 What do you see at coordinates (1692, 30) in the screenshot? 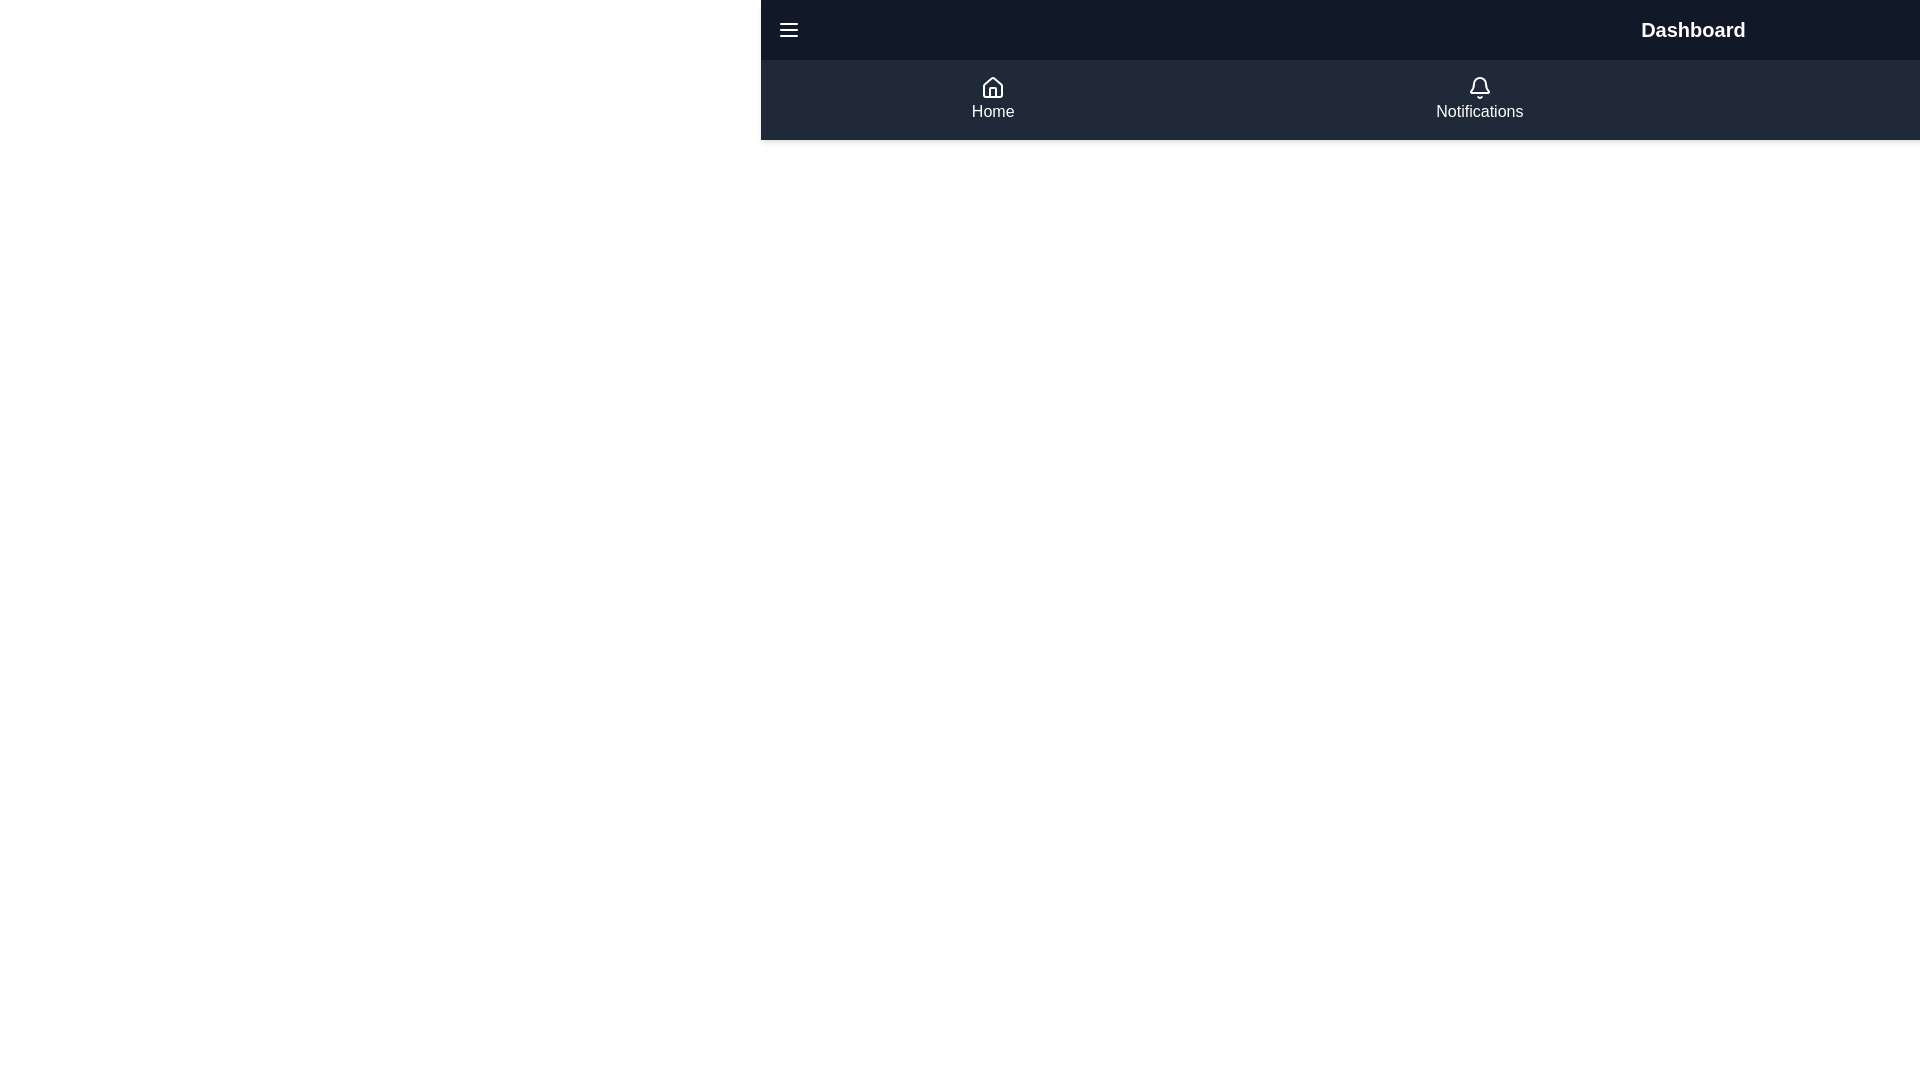
I see `the header title 'Dashboard'` at bounding box center [1692, 30].